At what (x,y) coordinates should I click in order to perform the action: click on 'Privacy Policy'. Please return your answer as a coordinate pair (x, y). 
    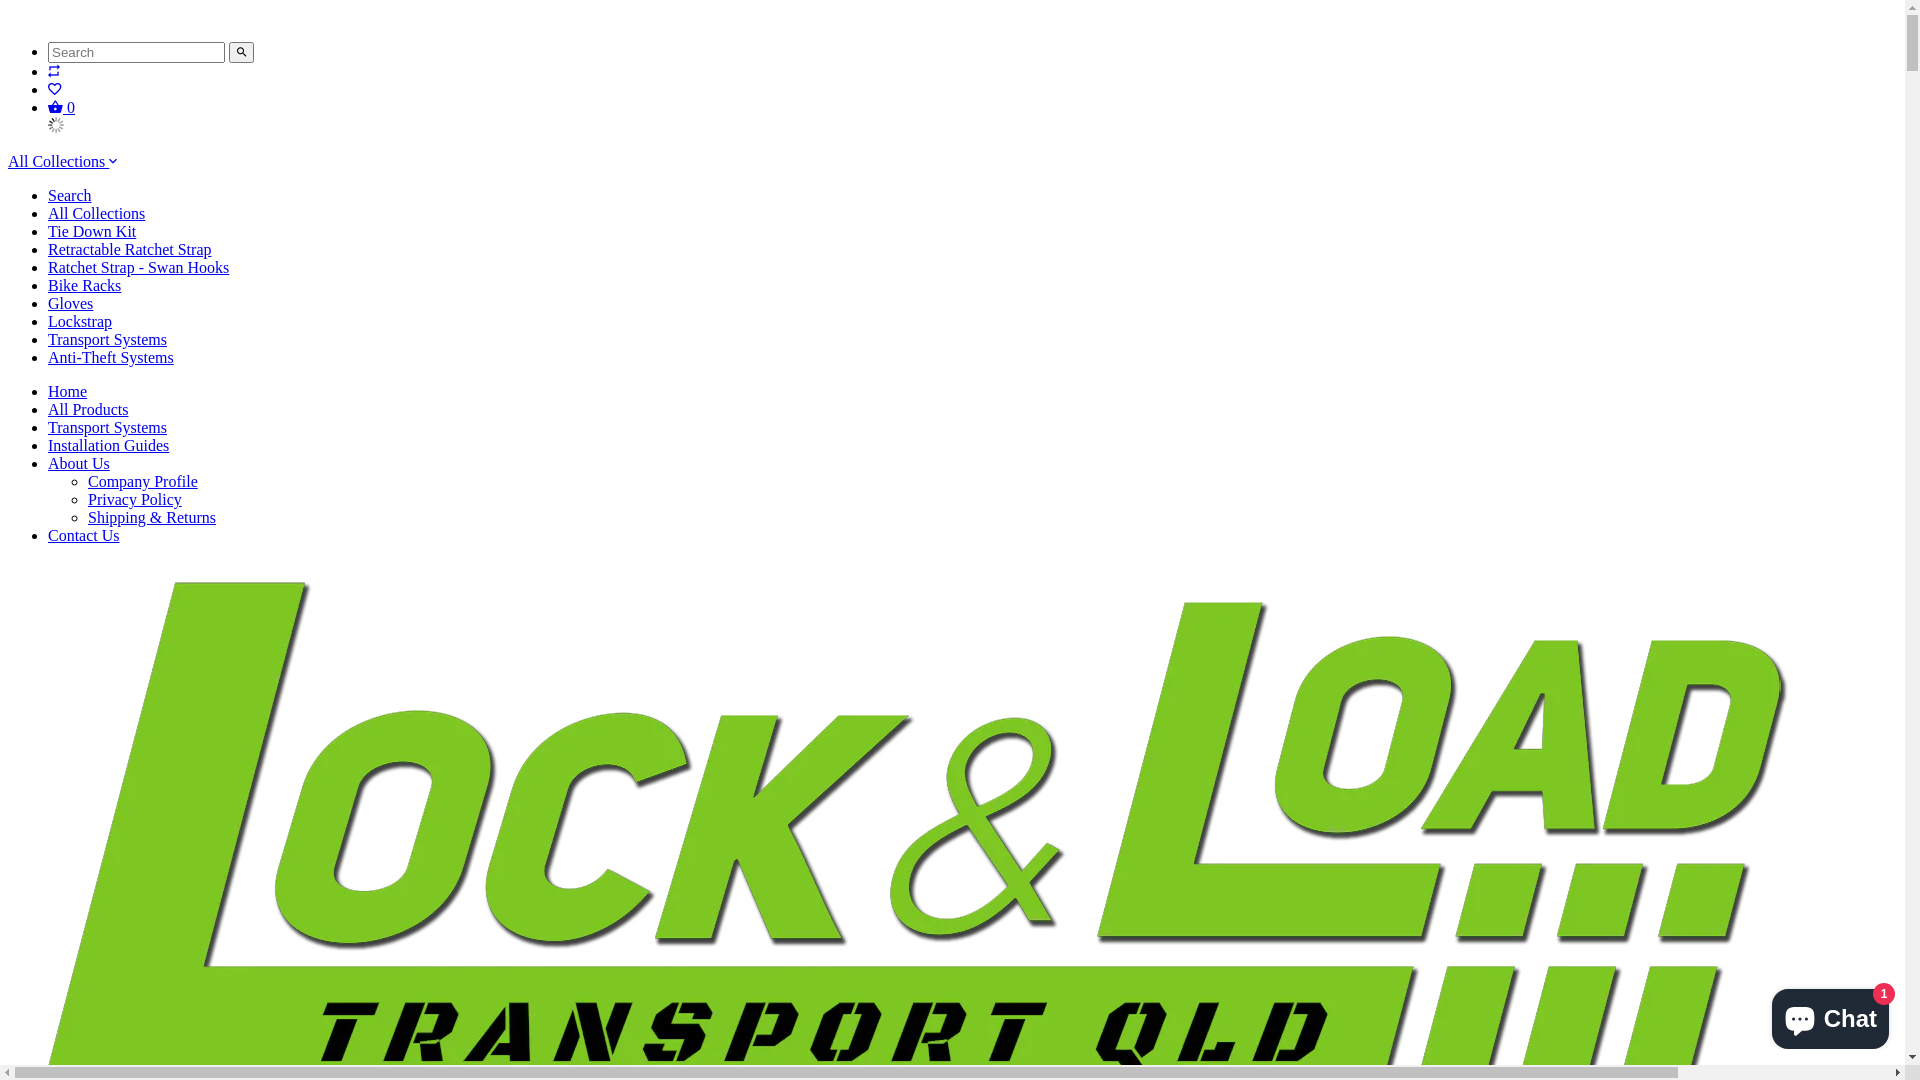
    Looking at the image, I should click on (133, 498).